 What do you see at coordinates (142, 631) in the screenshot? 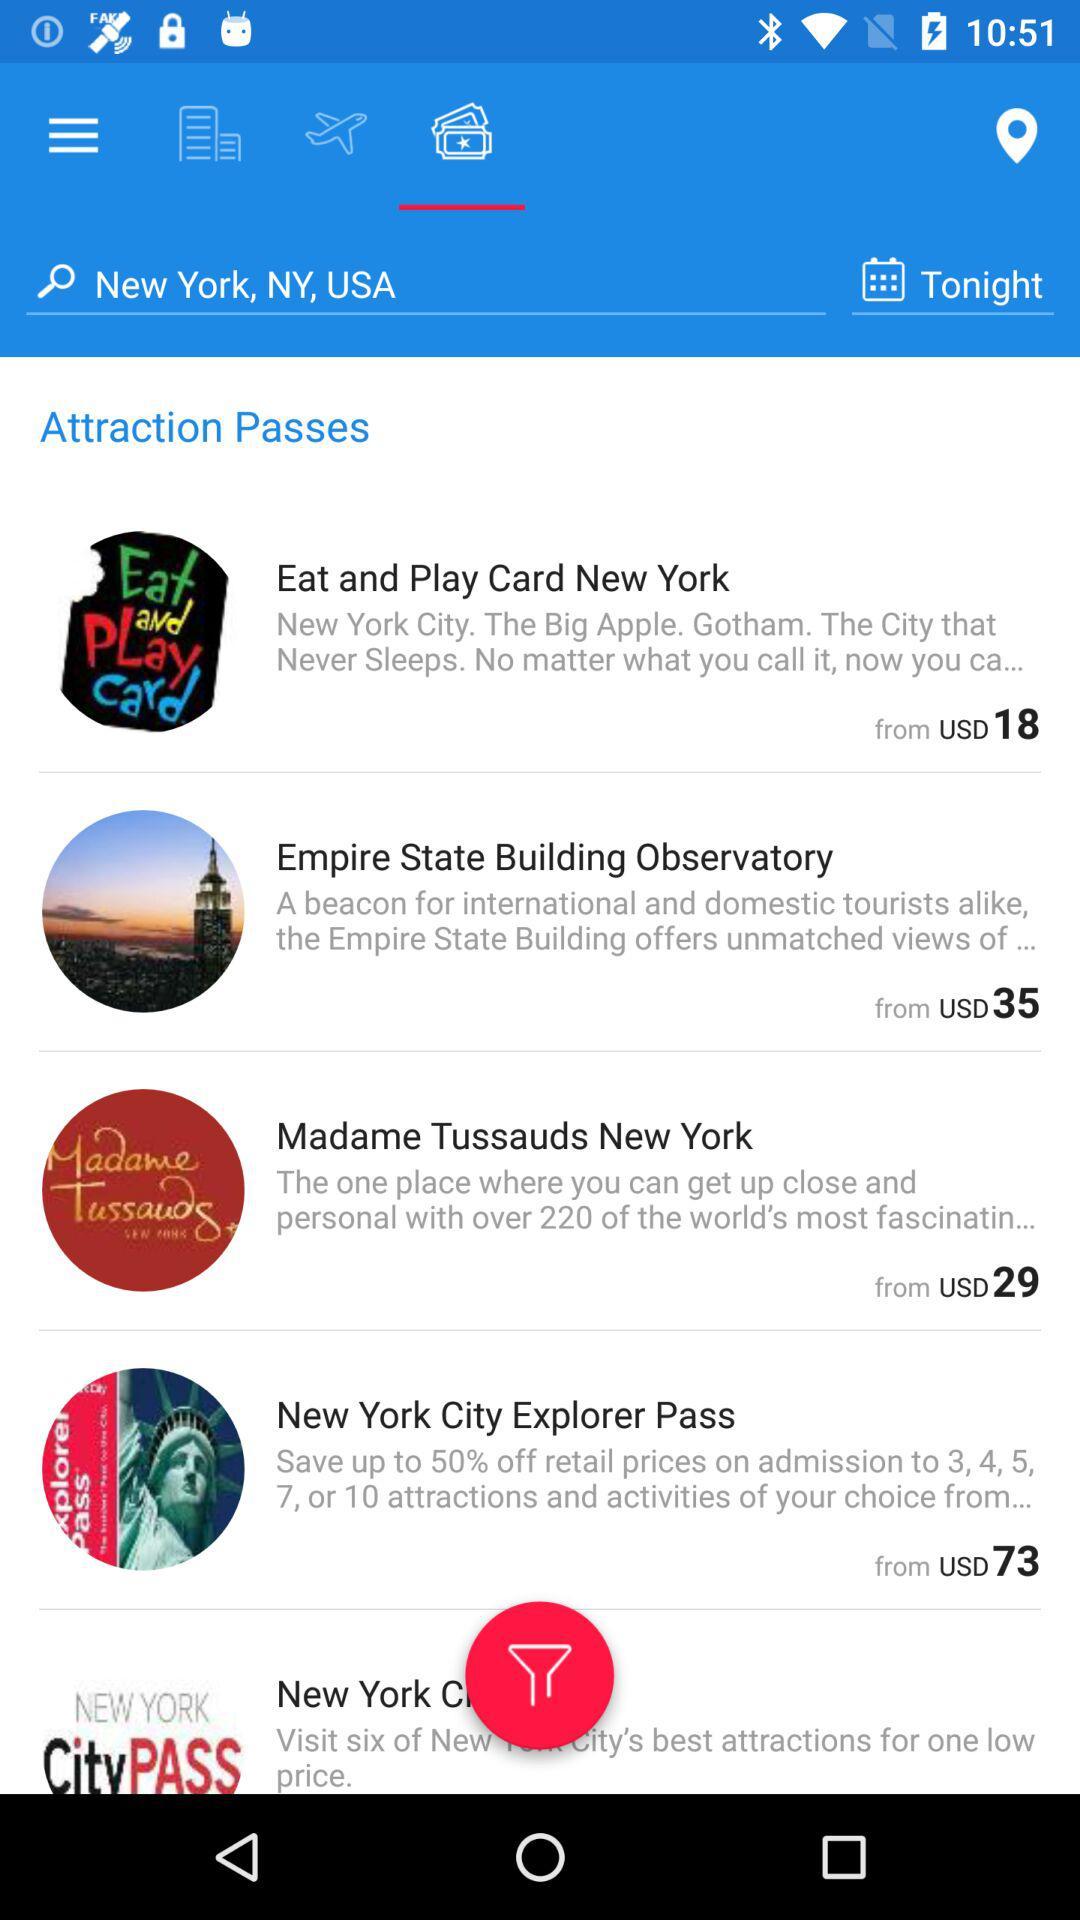
I see `the image below the text attraction passes on the web page` at bounding box center [142, 631].